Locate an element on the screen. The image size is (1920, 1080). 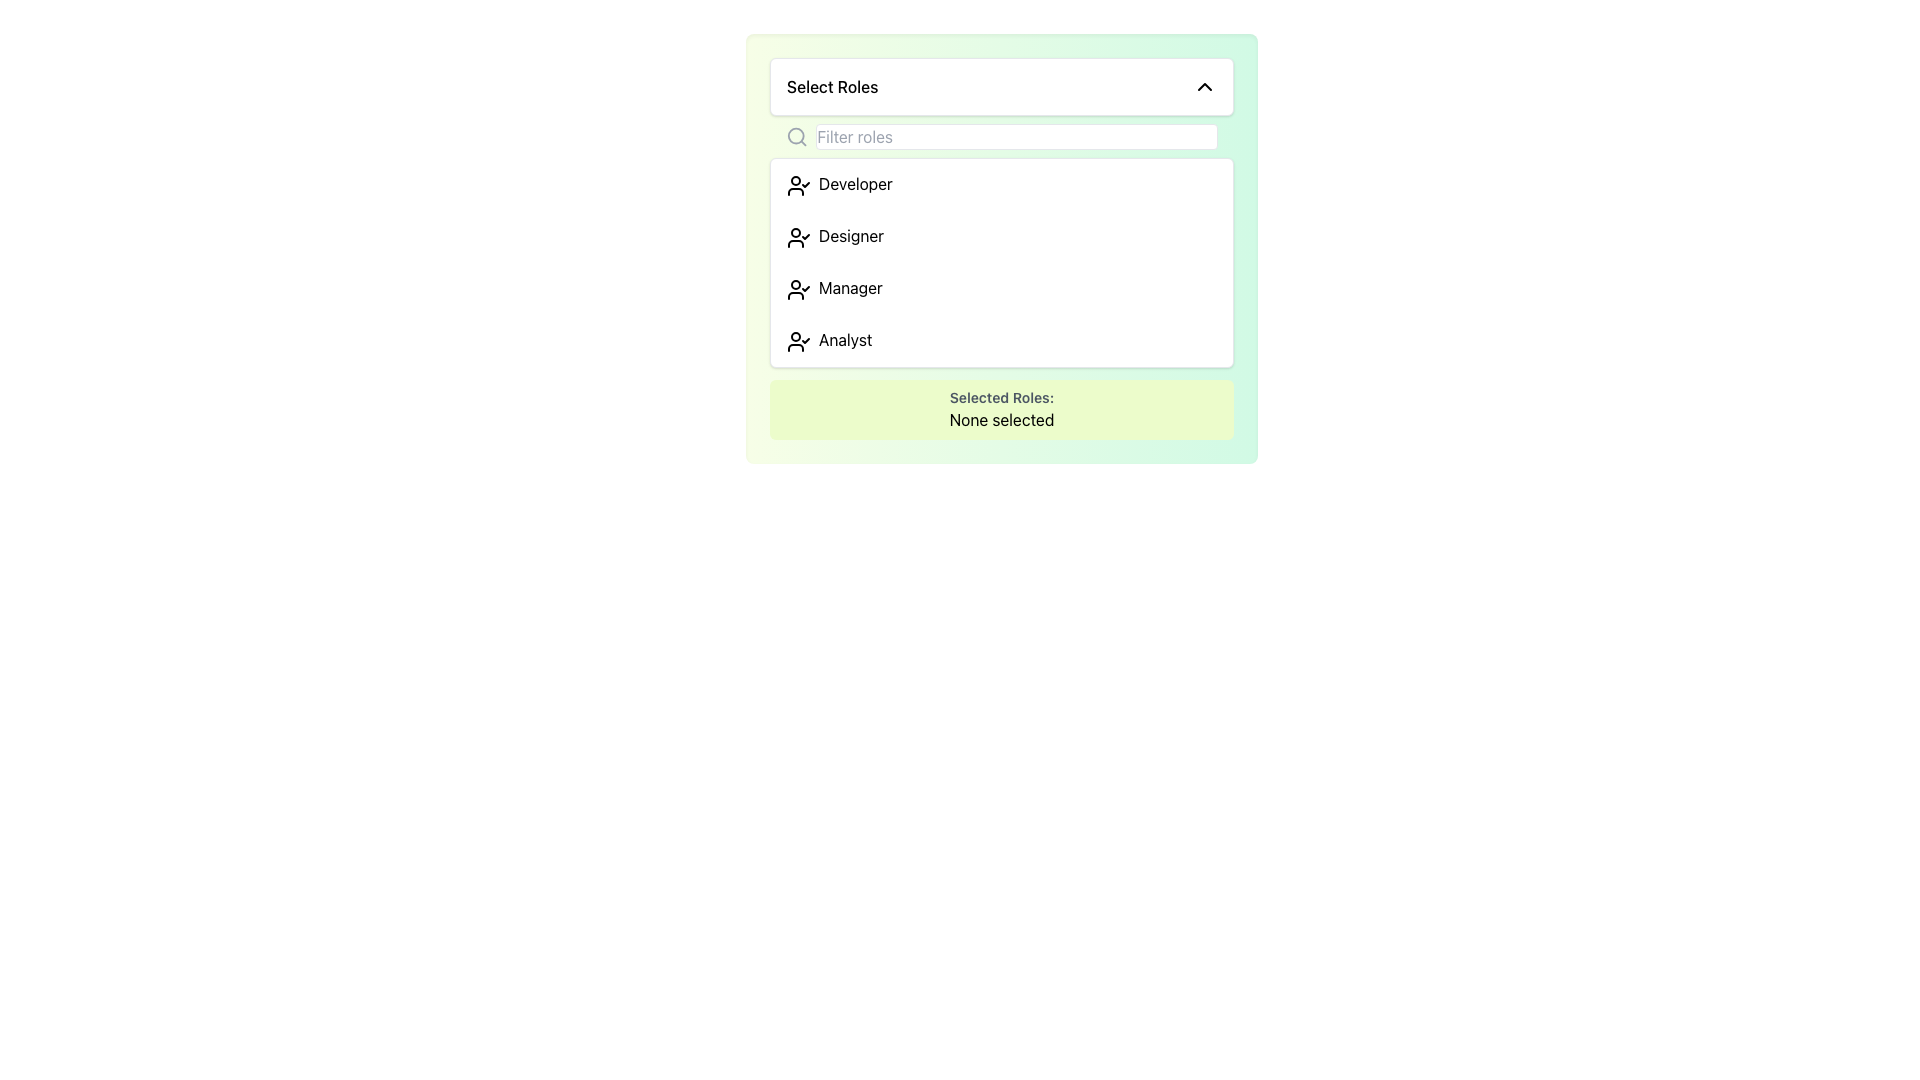
the 'Designer' role list item element is located at coordinates (1002, 235).